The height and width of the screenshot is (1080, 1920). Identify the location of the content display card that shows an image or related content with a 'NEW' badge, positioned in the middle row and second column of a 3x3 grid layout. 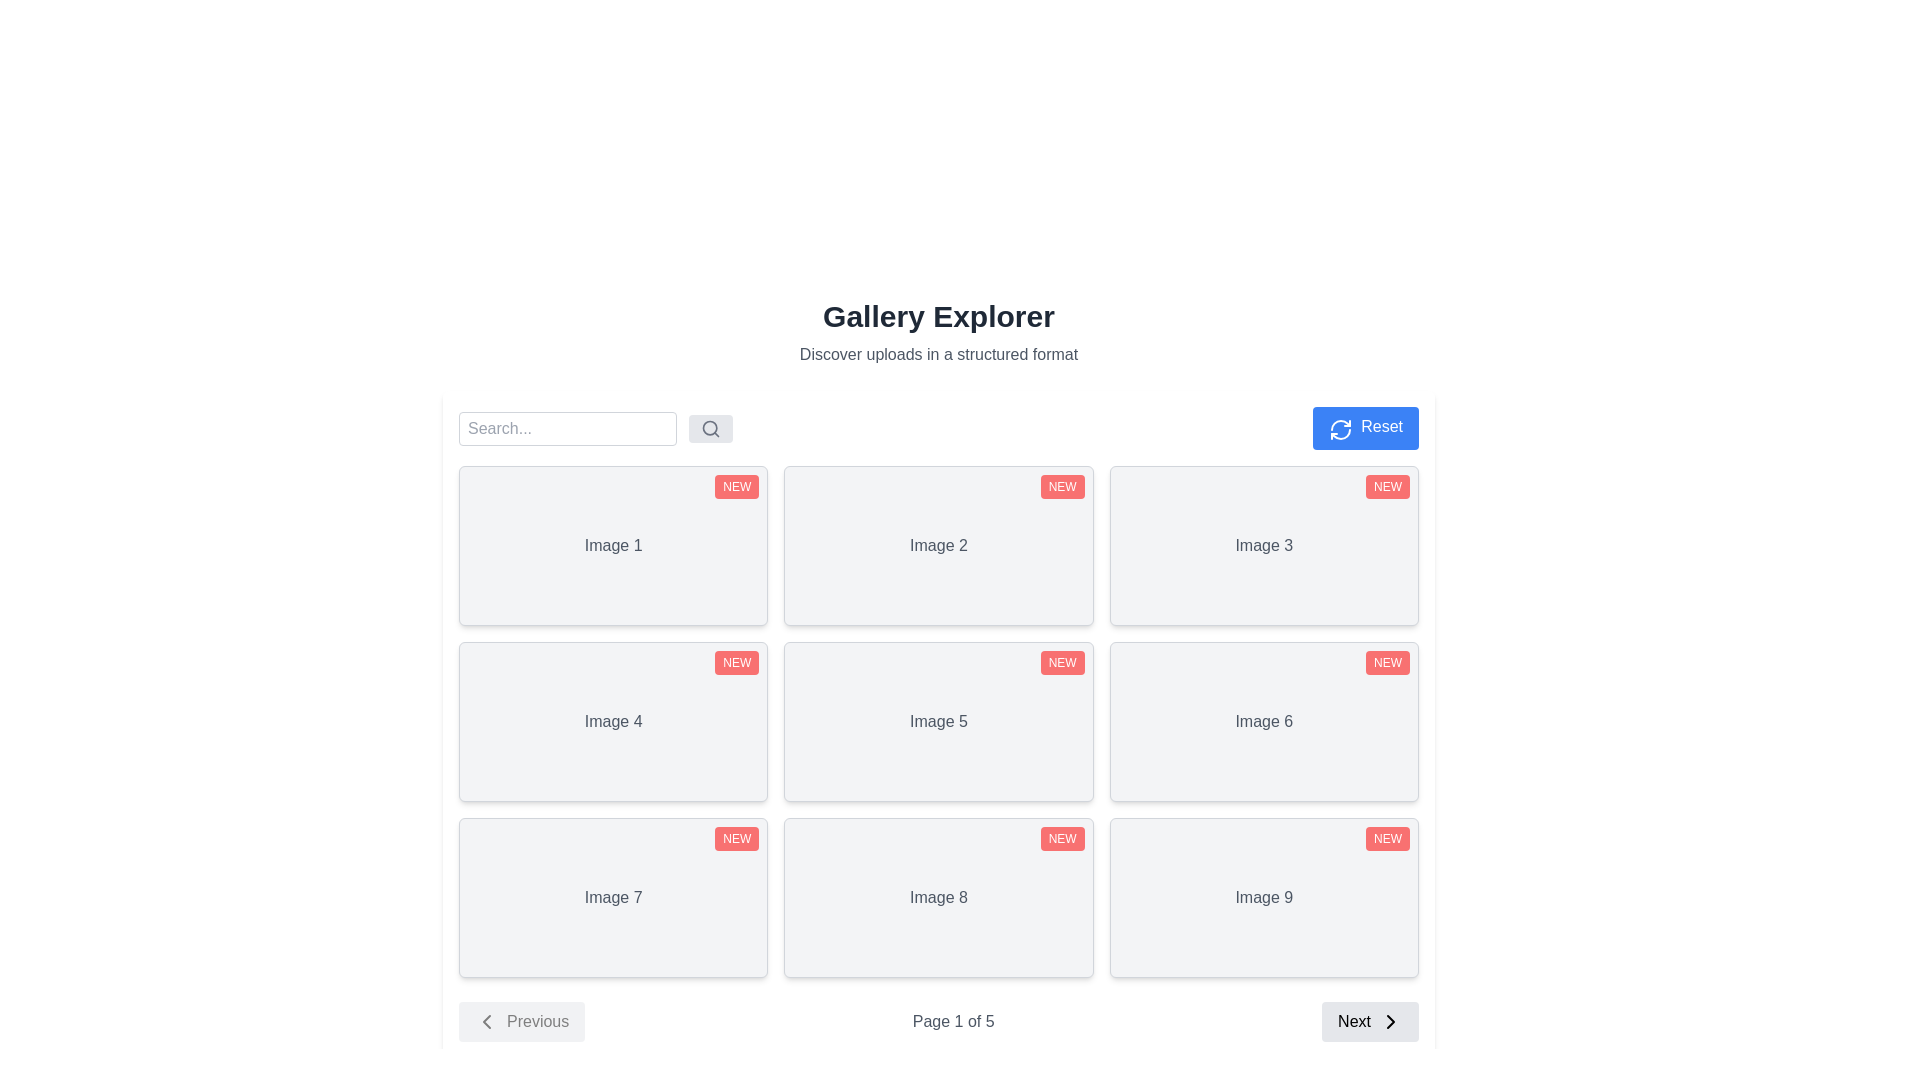
(938, 721).